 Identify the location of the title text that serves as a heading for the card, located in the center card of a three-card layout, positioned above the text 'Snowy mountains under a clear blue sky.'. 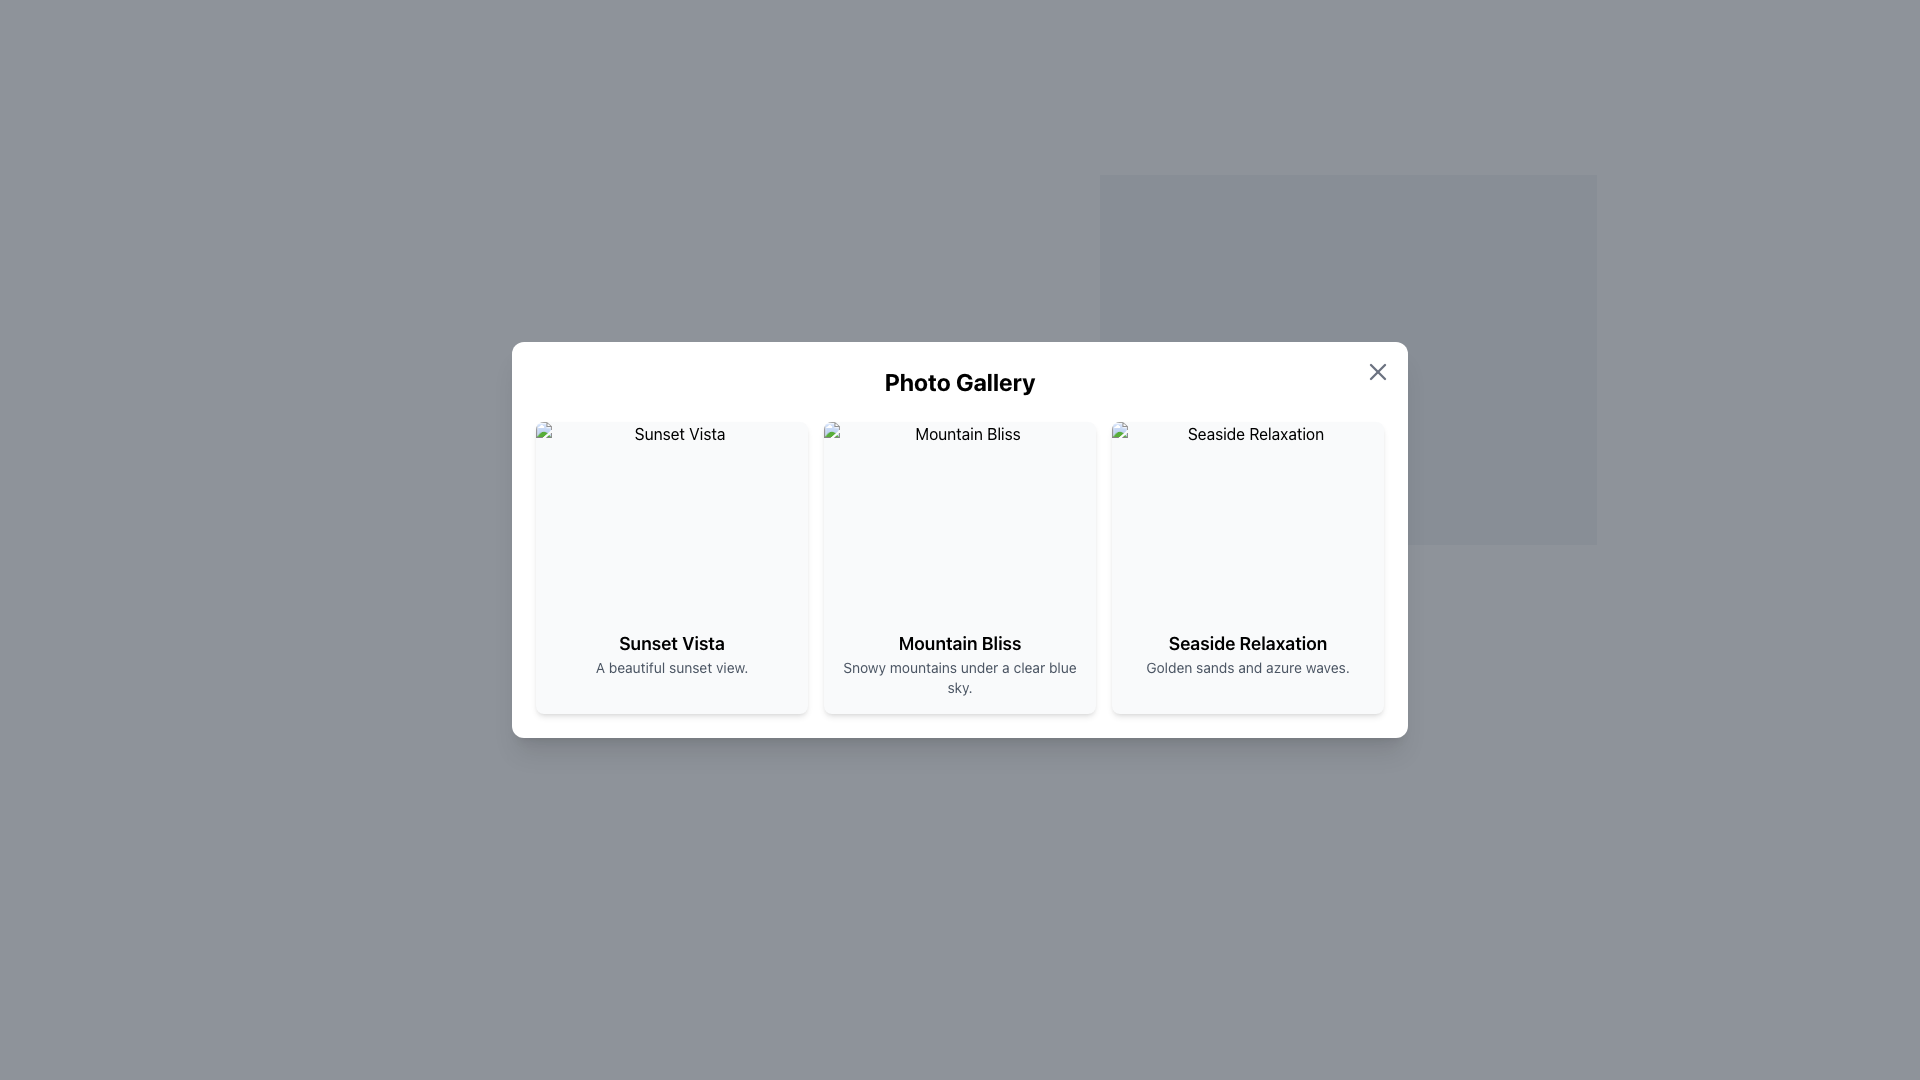
(960, 644).